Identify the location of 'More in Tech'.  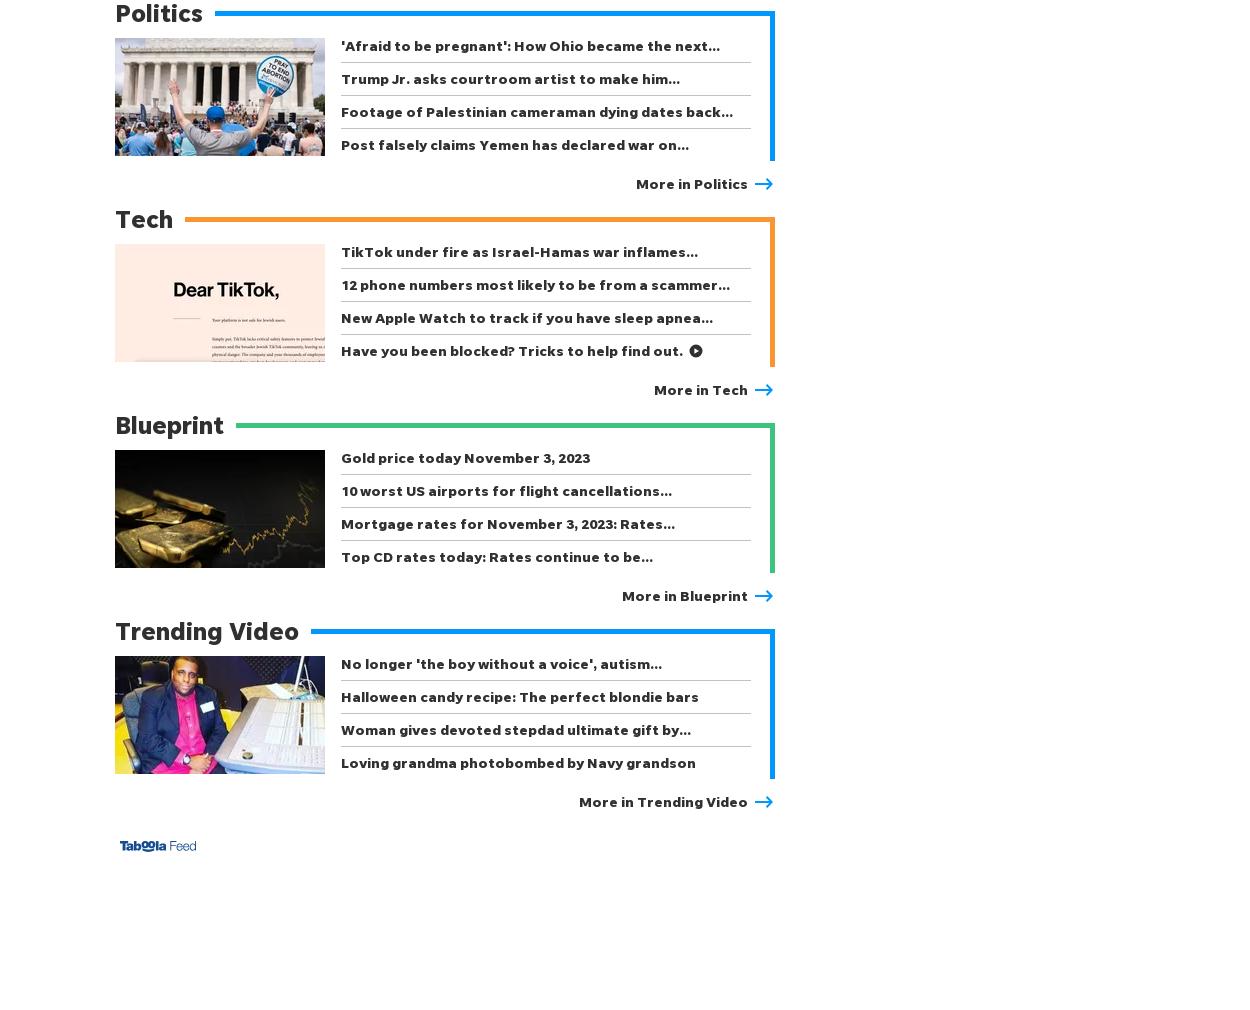
(700, 389).